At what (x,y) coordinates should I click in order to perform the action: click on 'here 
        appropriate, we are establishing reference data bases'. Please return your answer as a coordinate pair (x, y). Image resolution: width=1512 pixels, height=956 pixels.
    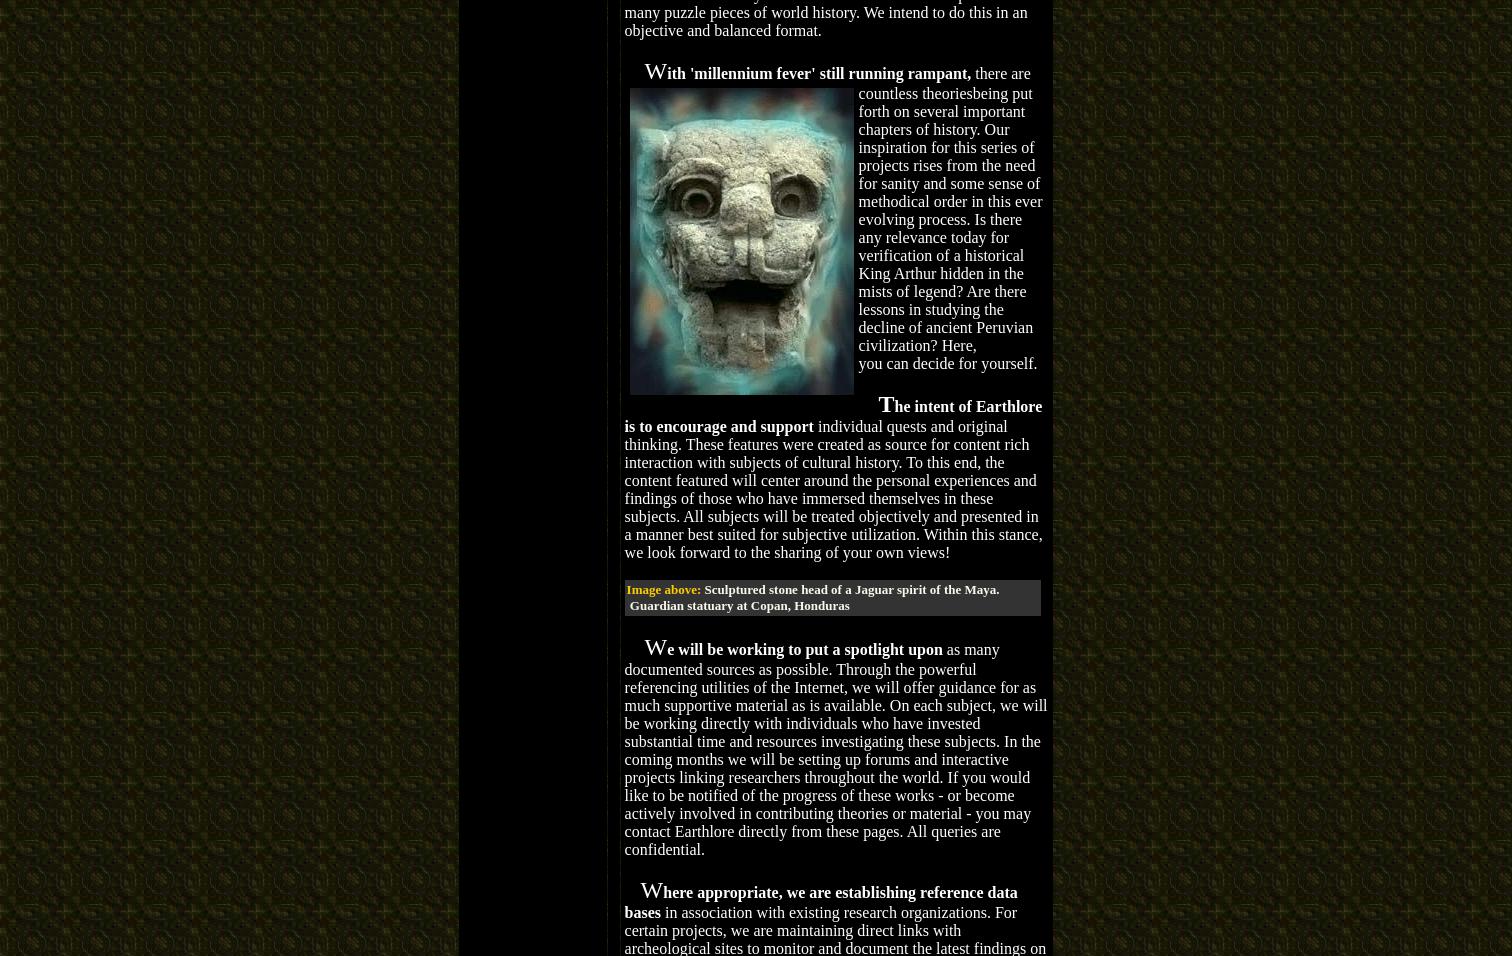
    Looking at the image, I should click on (820, 901).